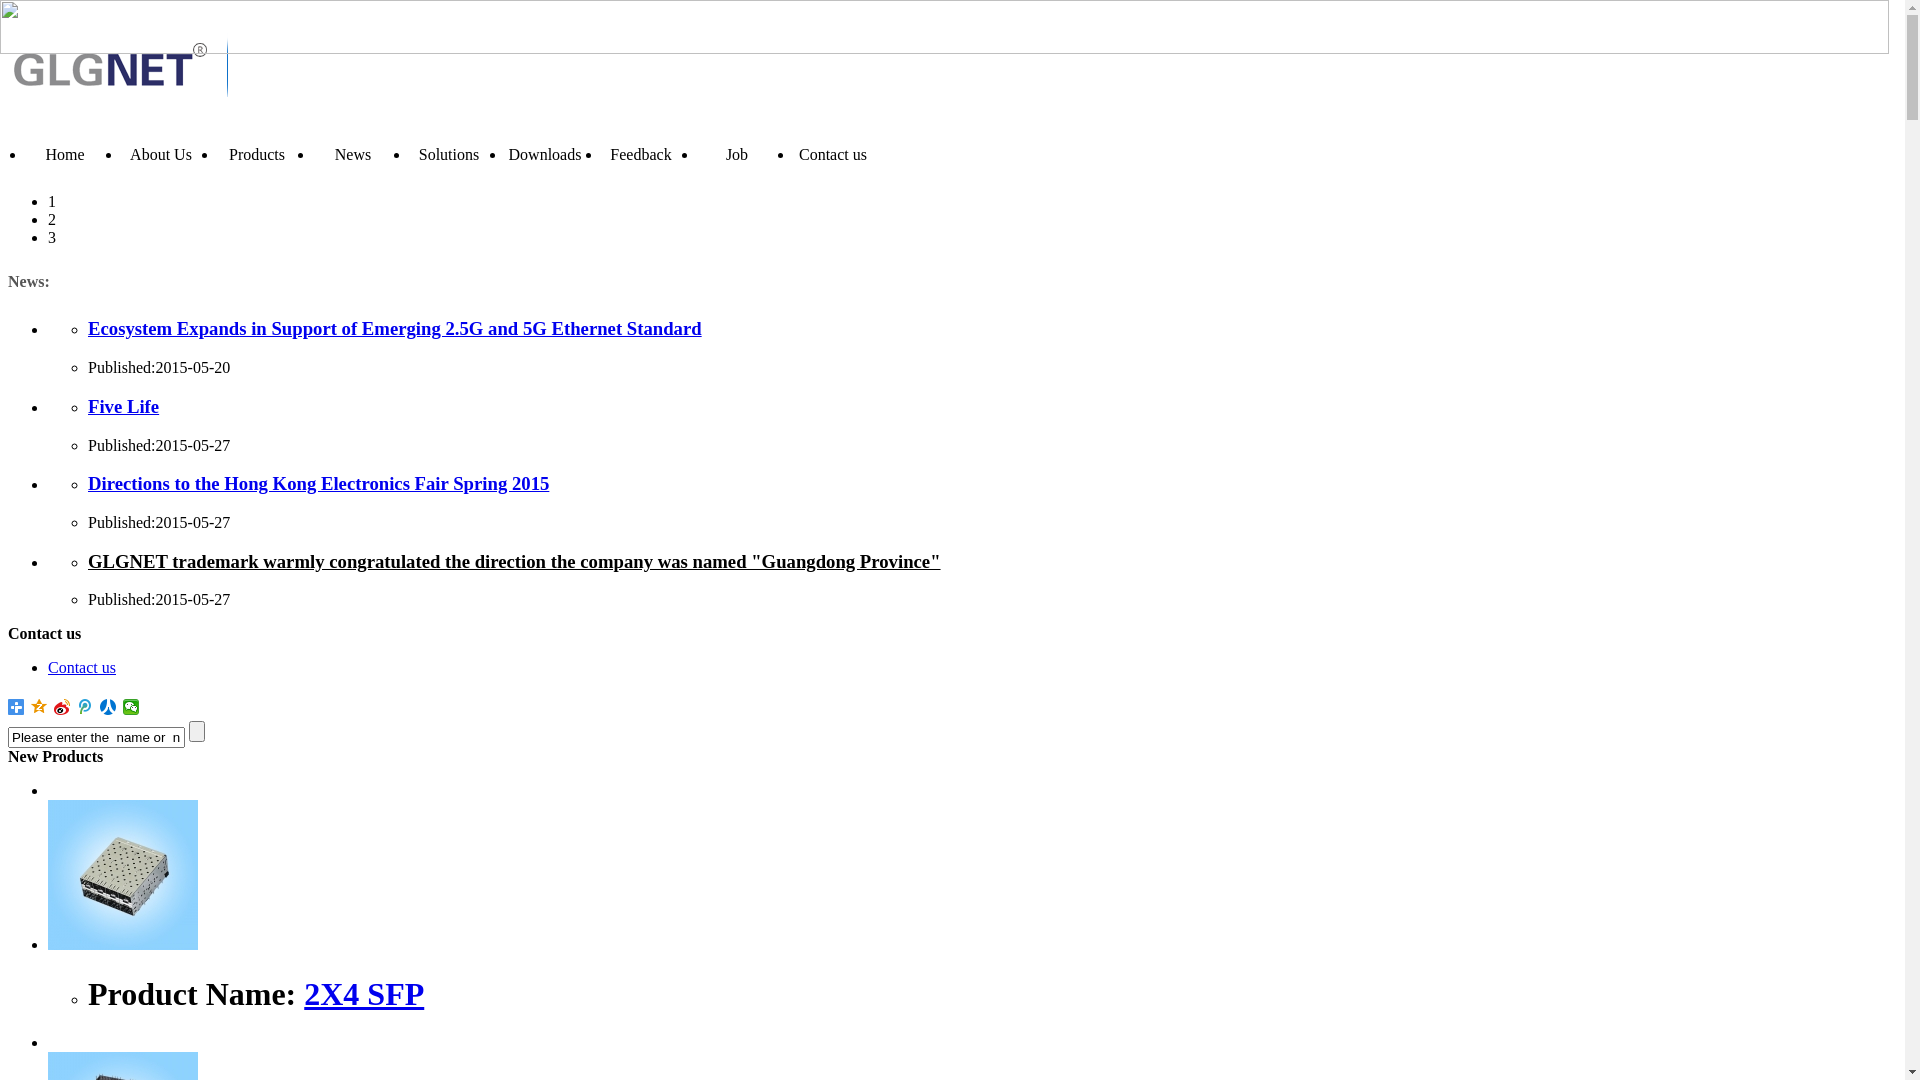  I want to click on '2X4 SFP', so click(364, 994).